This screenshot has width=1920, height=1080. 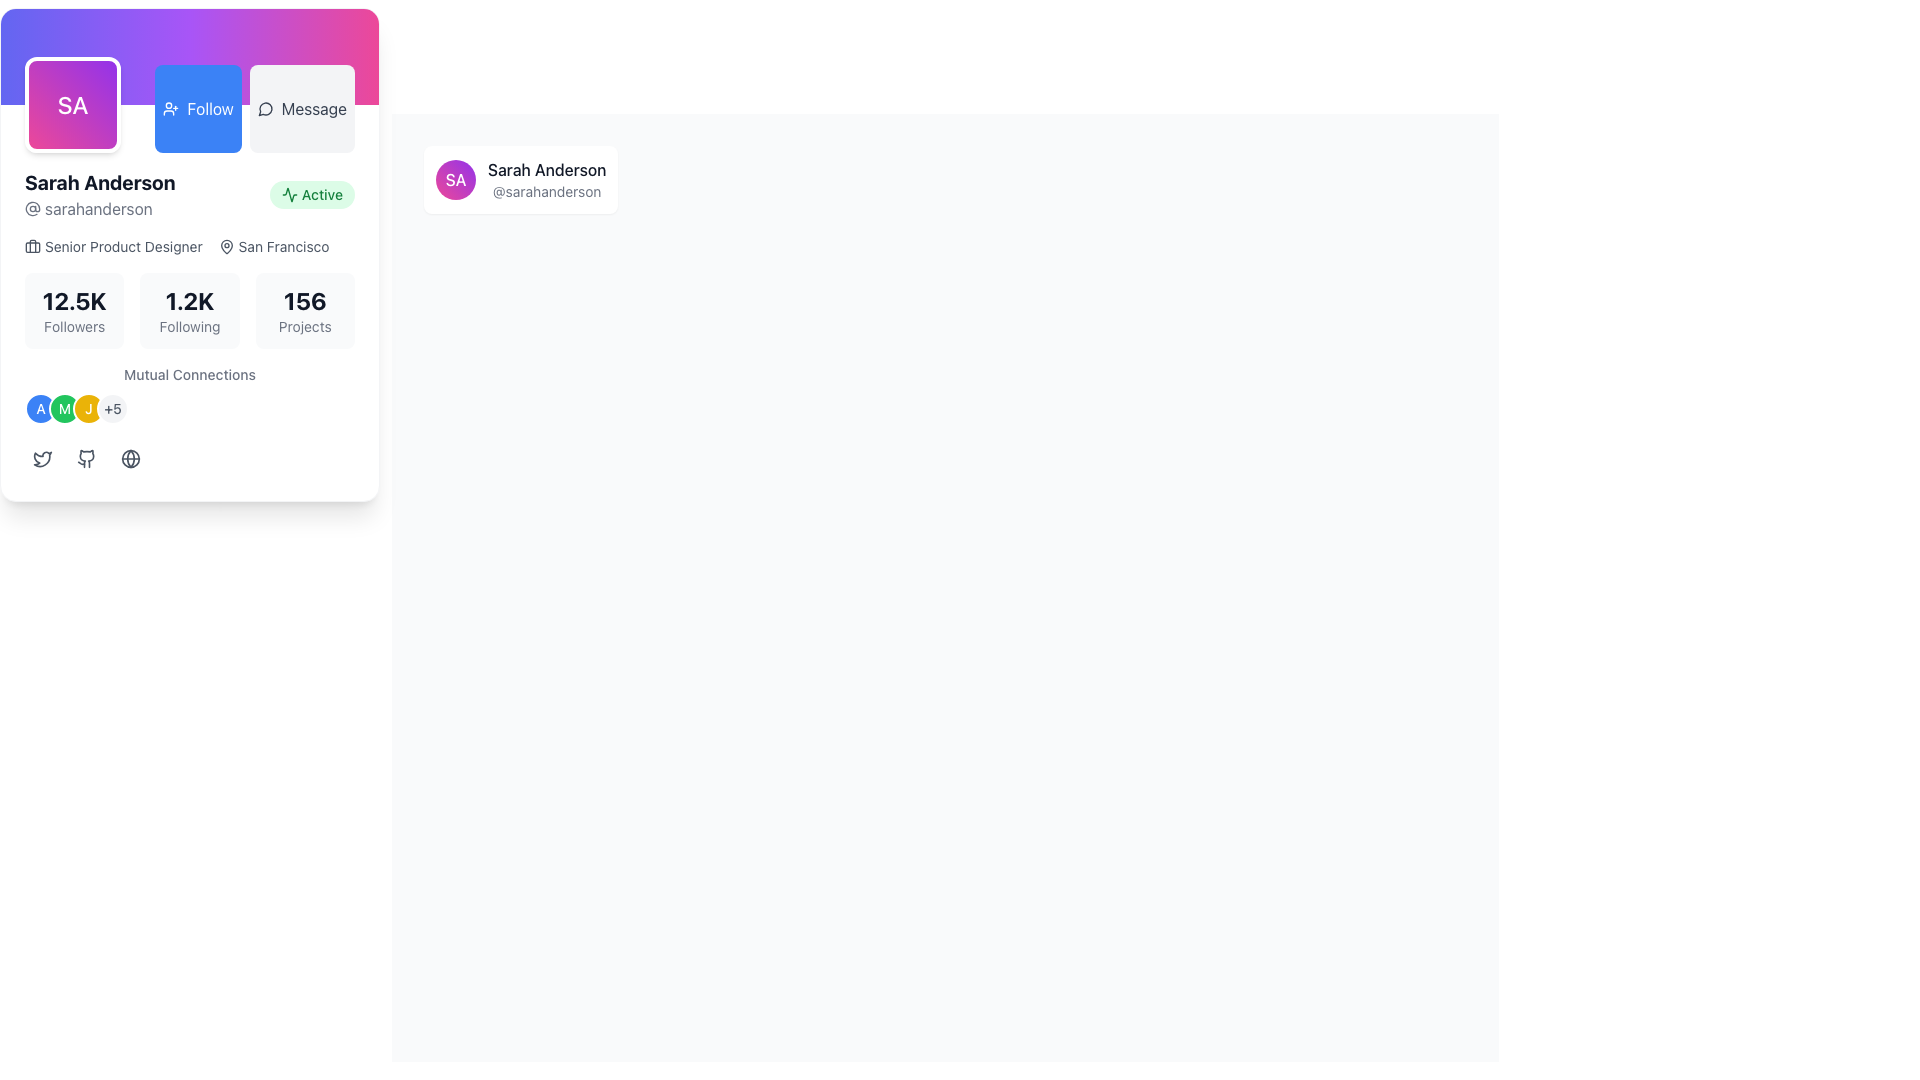 I want to click on the first button with a bird icon, which is gray and changes background on hover, located below the user's profile information, so click(x=43, y=459).